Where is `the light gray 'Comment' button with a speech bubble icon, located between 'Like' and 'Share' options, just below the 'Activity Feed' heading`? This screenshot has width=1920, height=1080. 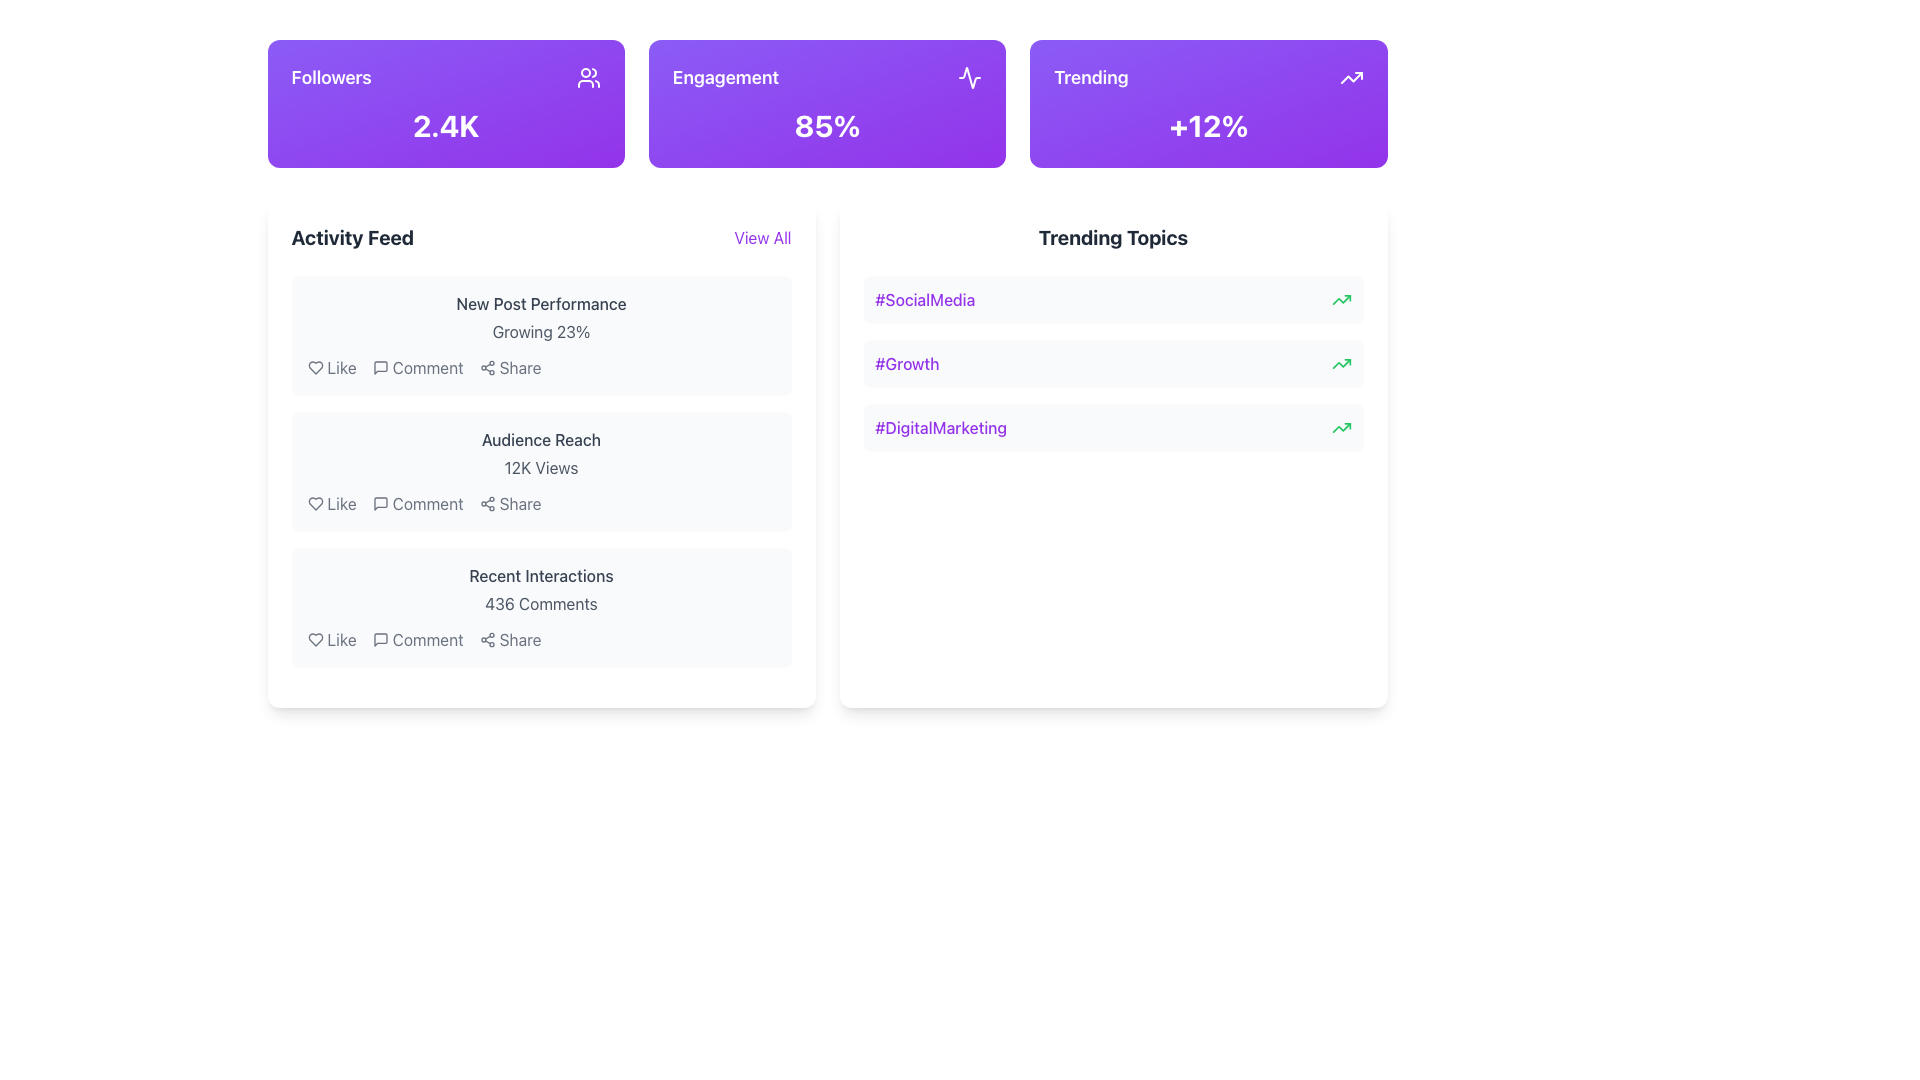
the light gray 'Comment' button with a speech bubble icon, located between 'Like' and 'Share' options, just below the 'Activity Feed' heading is located at coordinates (417, 367).